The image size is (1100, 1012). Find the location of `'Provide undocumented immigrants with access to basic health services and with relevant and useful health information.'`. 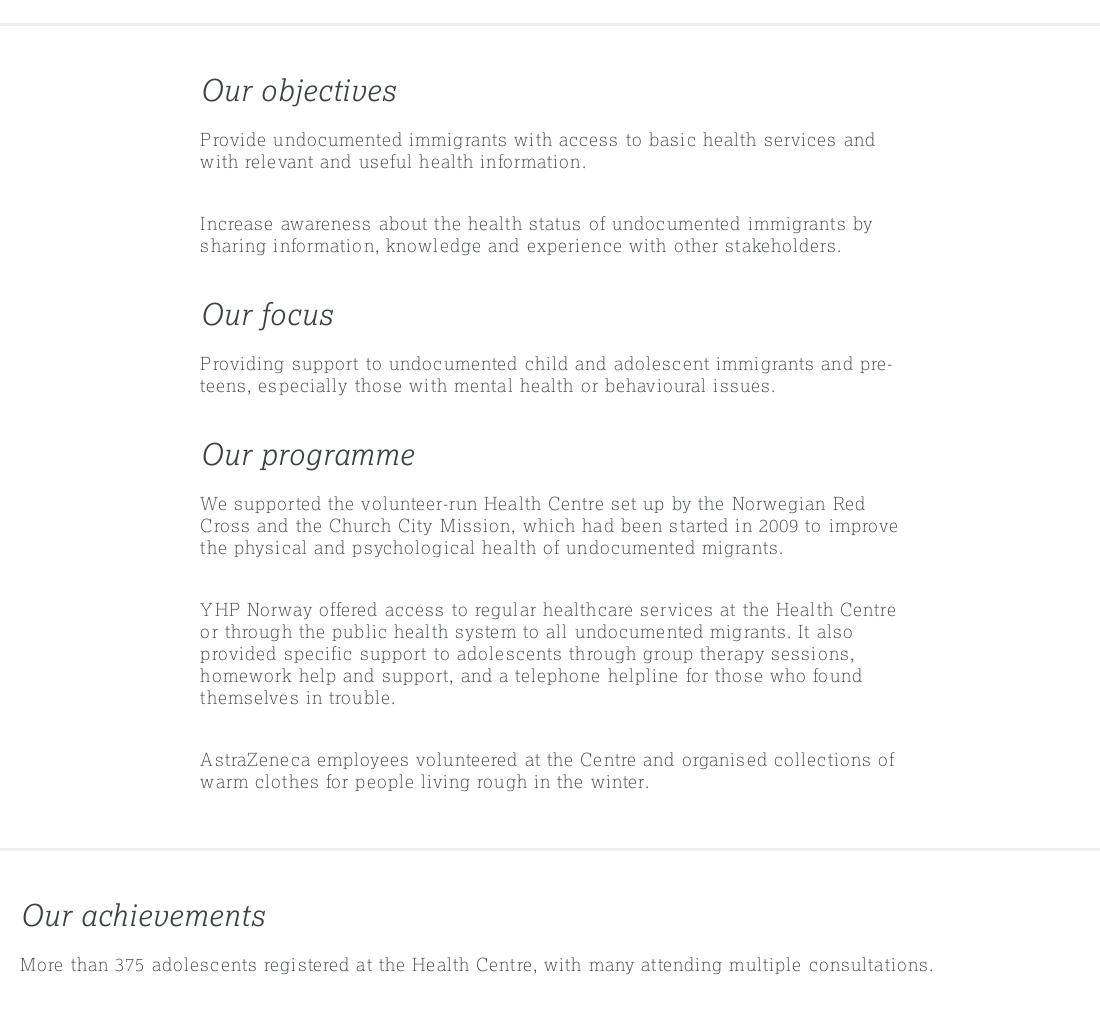

'Provide undocumented immigrants with access to basic health services and with relevant and useful health information.' is located at coordinates (198, 149).